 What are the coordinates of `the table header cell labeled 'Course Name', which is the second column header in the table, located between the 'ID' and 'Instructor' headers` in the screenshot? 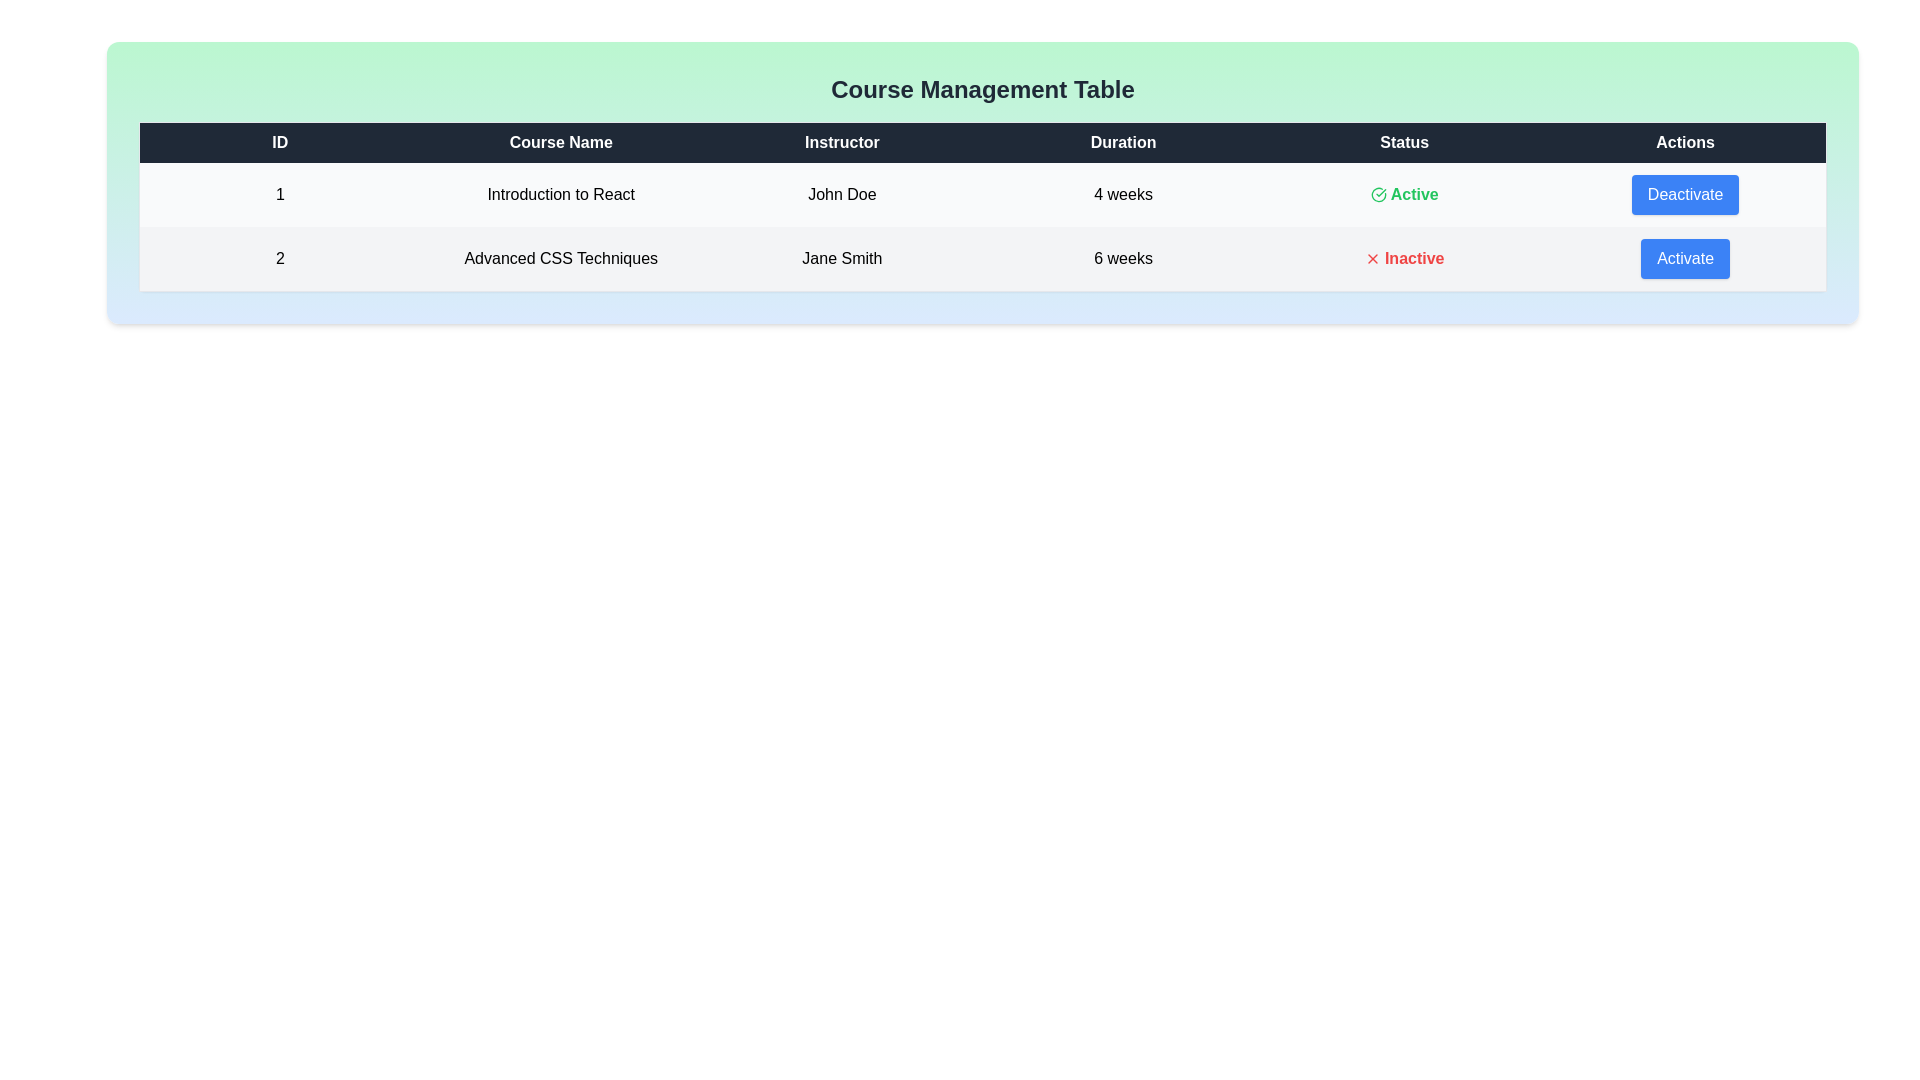 It's located at (560, 141).